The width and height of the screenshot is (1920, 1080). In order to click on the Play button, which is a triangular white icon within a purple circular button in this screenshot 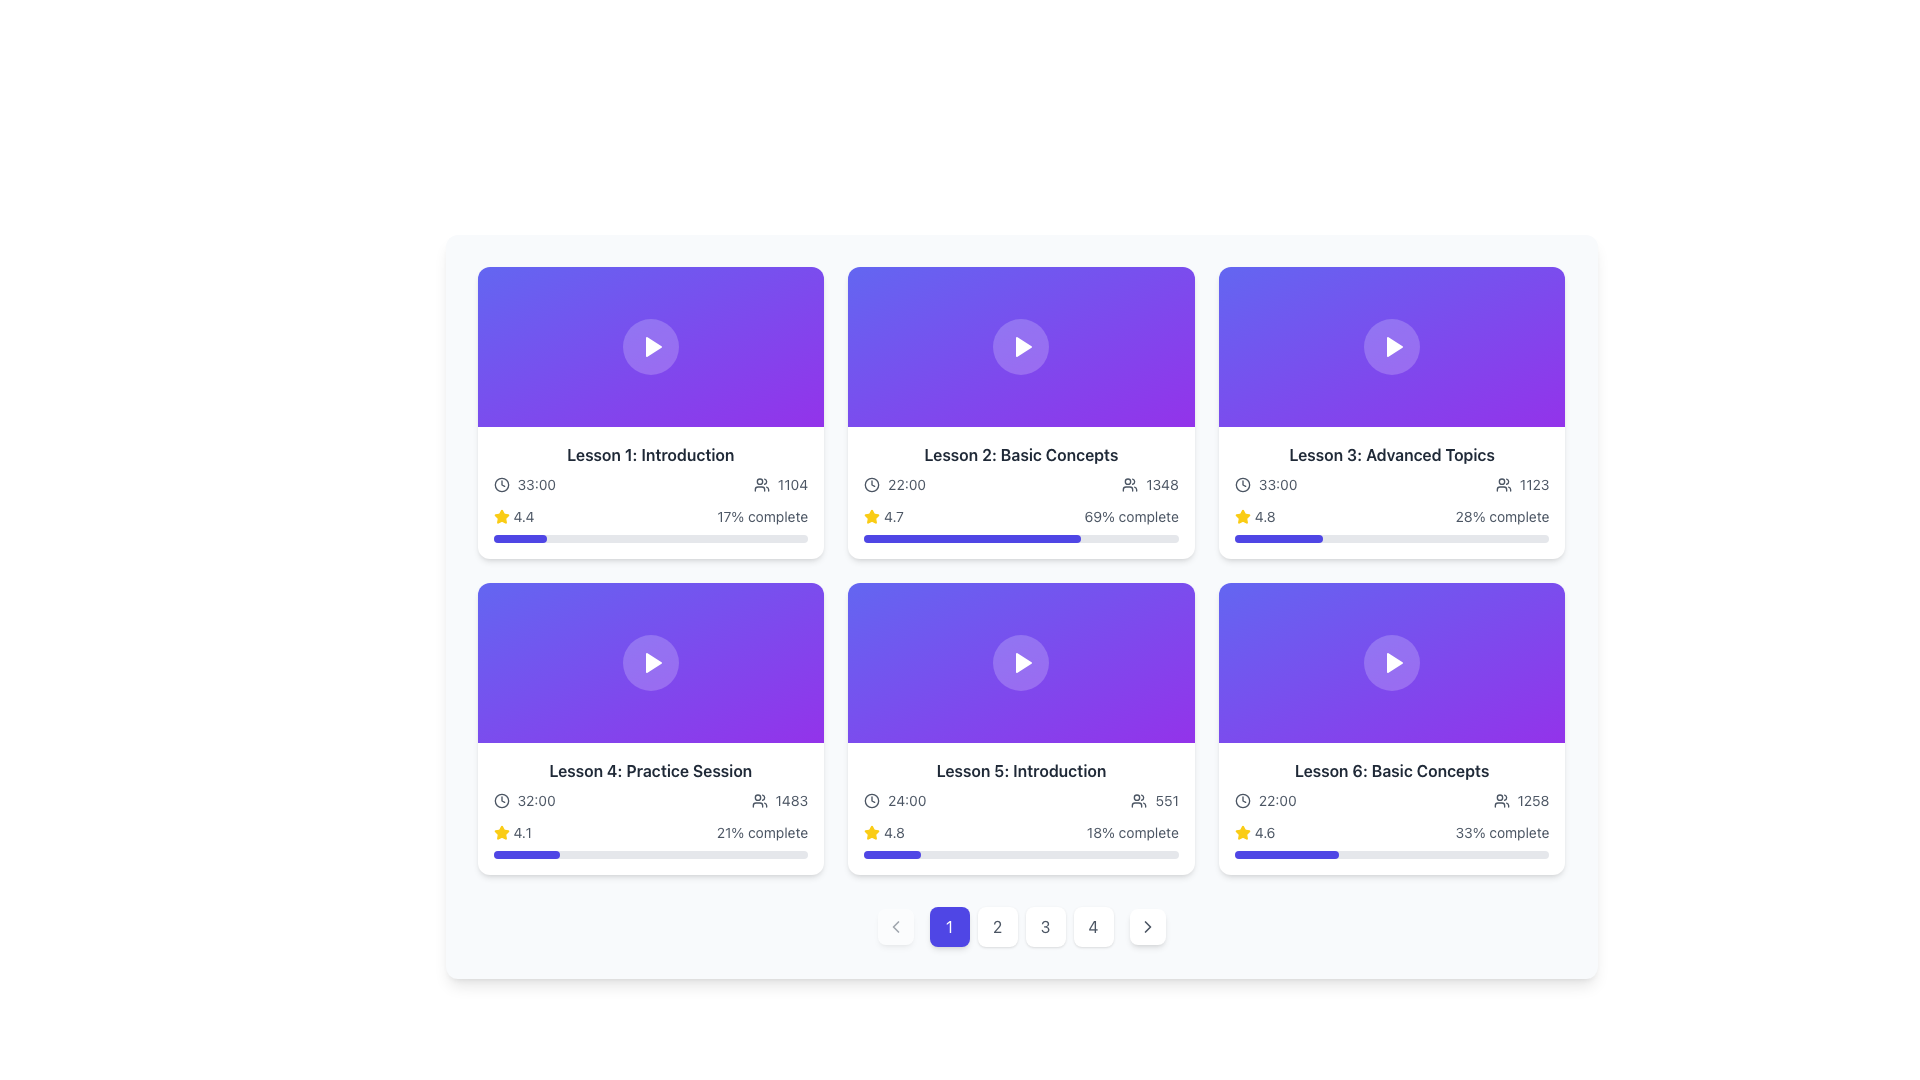, I will do `click(652, 346)`.